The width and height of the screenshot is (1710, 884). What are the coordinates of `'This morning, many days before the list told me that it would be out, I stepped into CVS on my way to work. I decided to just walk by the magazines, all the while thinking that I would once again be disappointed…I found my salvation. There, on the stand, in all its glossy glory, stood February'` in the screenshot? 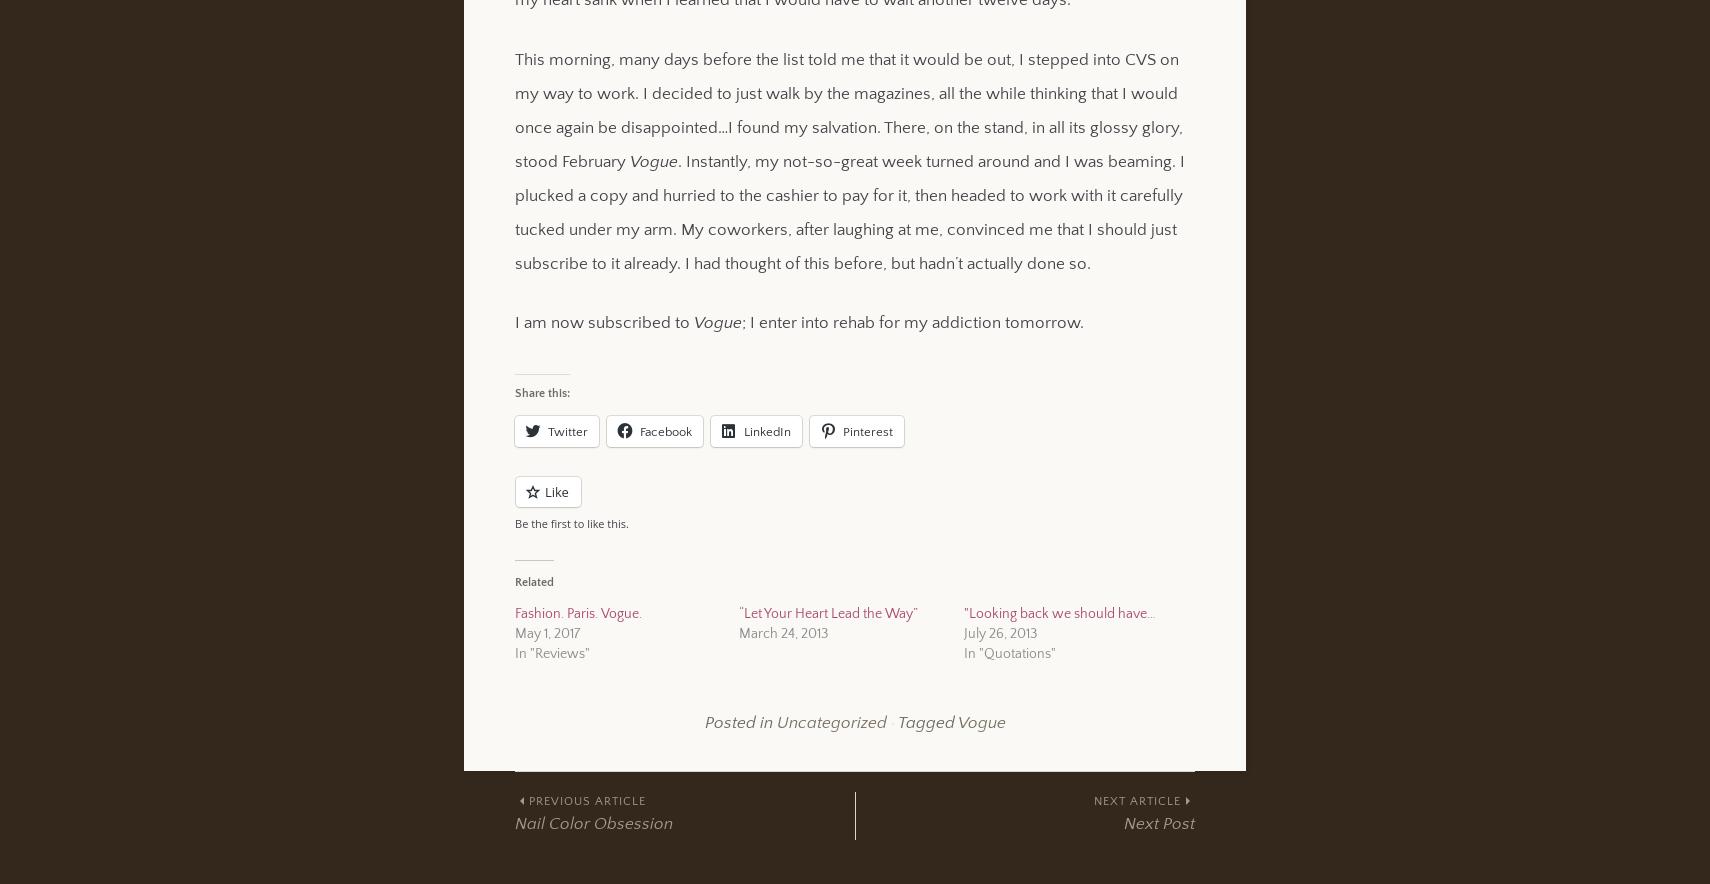 It's located at (849, 109).